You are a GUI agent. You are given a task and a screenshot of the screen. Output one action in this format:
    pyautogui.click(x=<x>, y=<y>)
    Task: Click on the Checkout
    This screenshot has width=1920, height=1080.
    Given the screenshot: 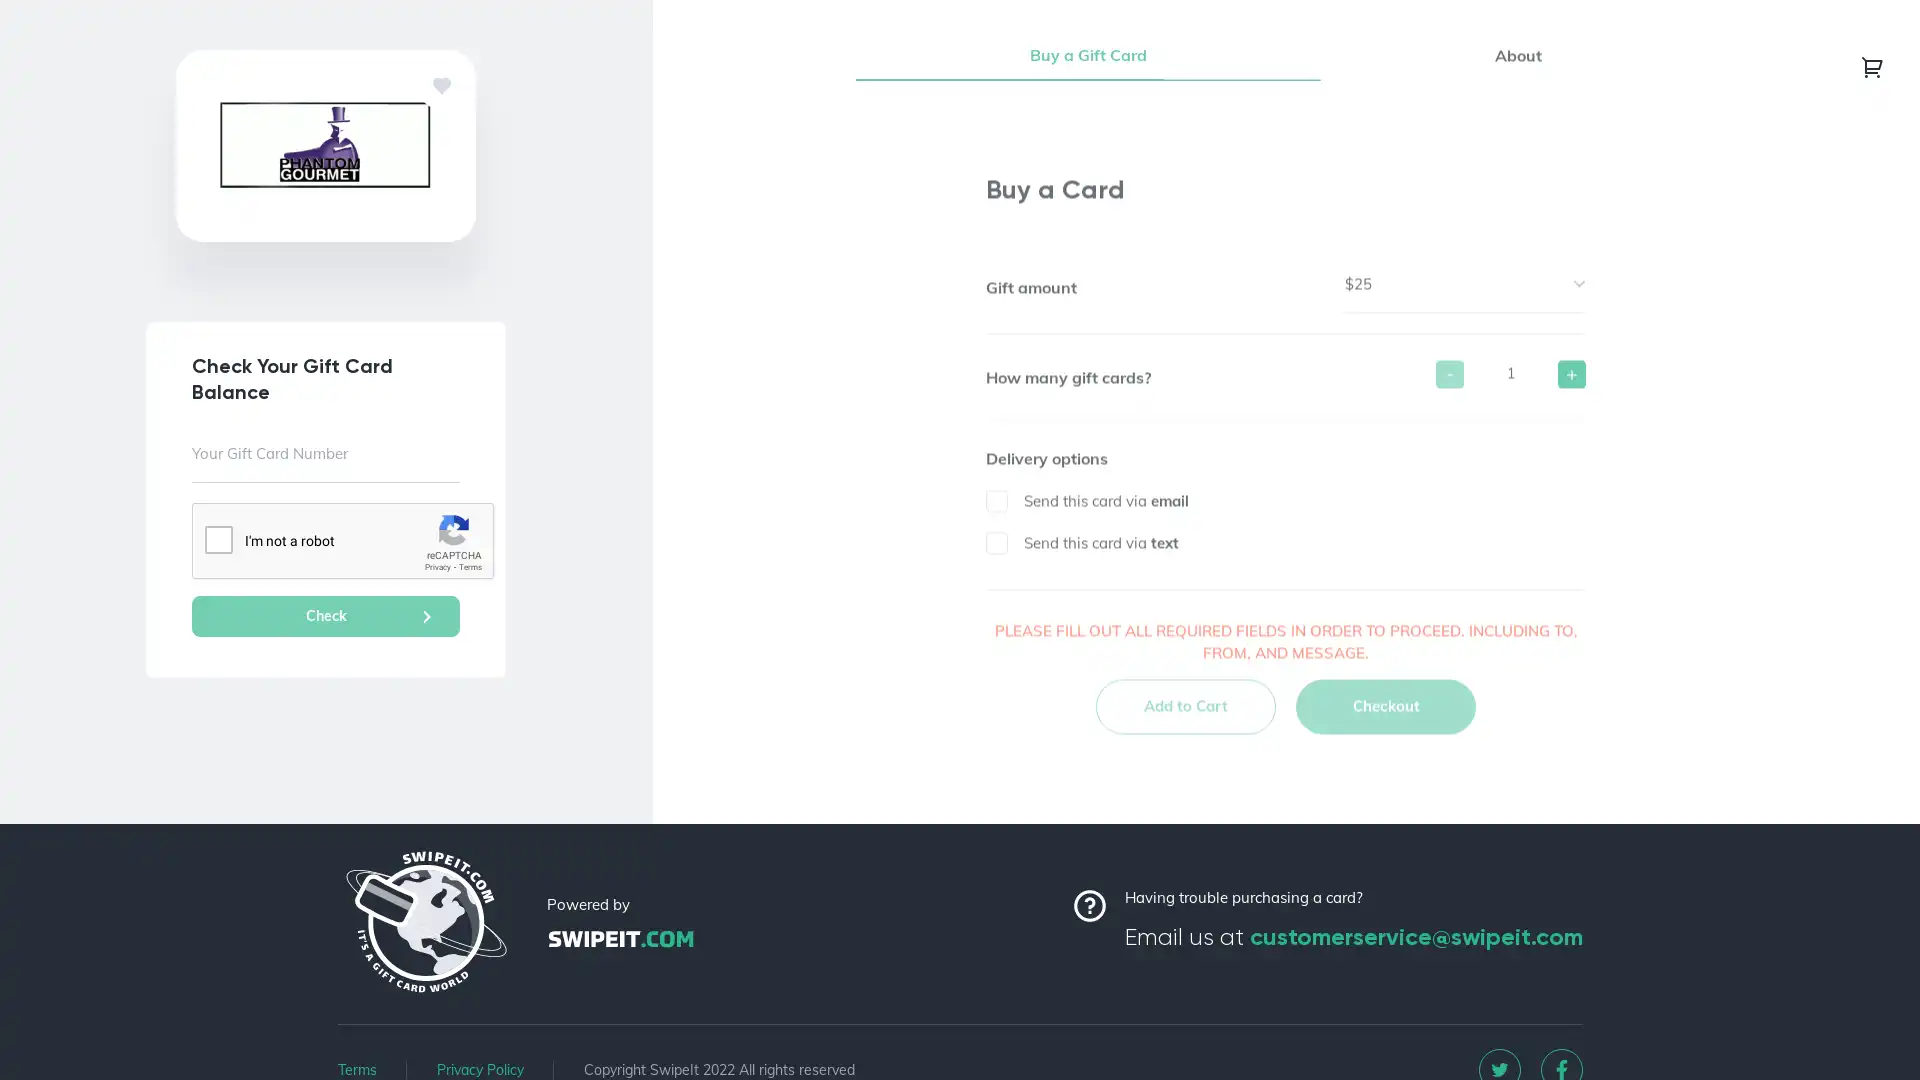 What is the action you would take?
    pyautogui.click(x=1385, y=715)
    